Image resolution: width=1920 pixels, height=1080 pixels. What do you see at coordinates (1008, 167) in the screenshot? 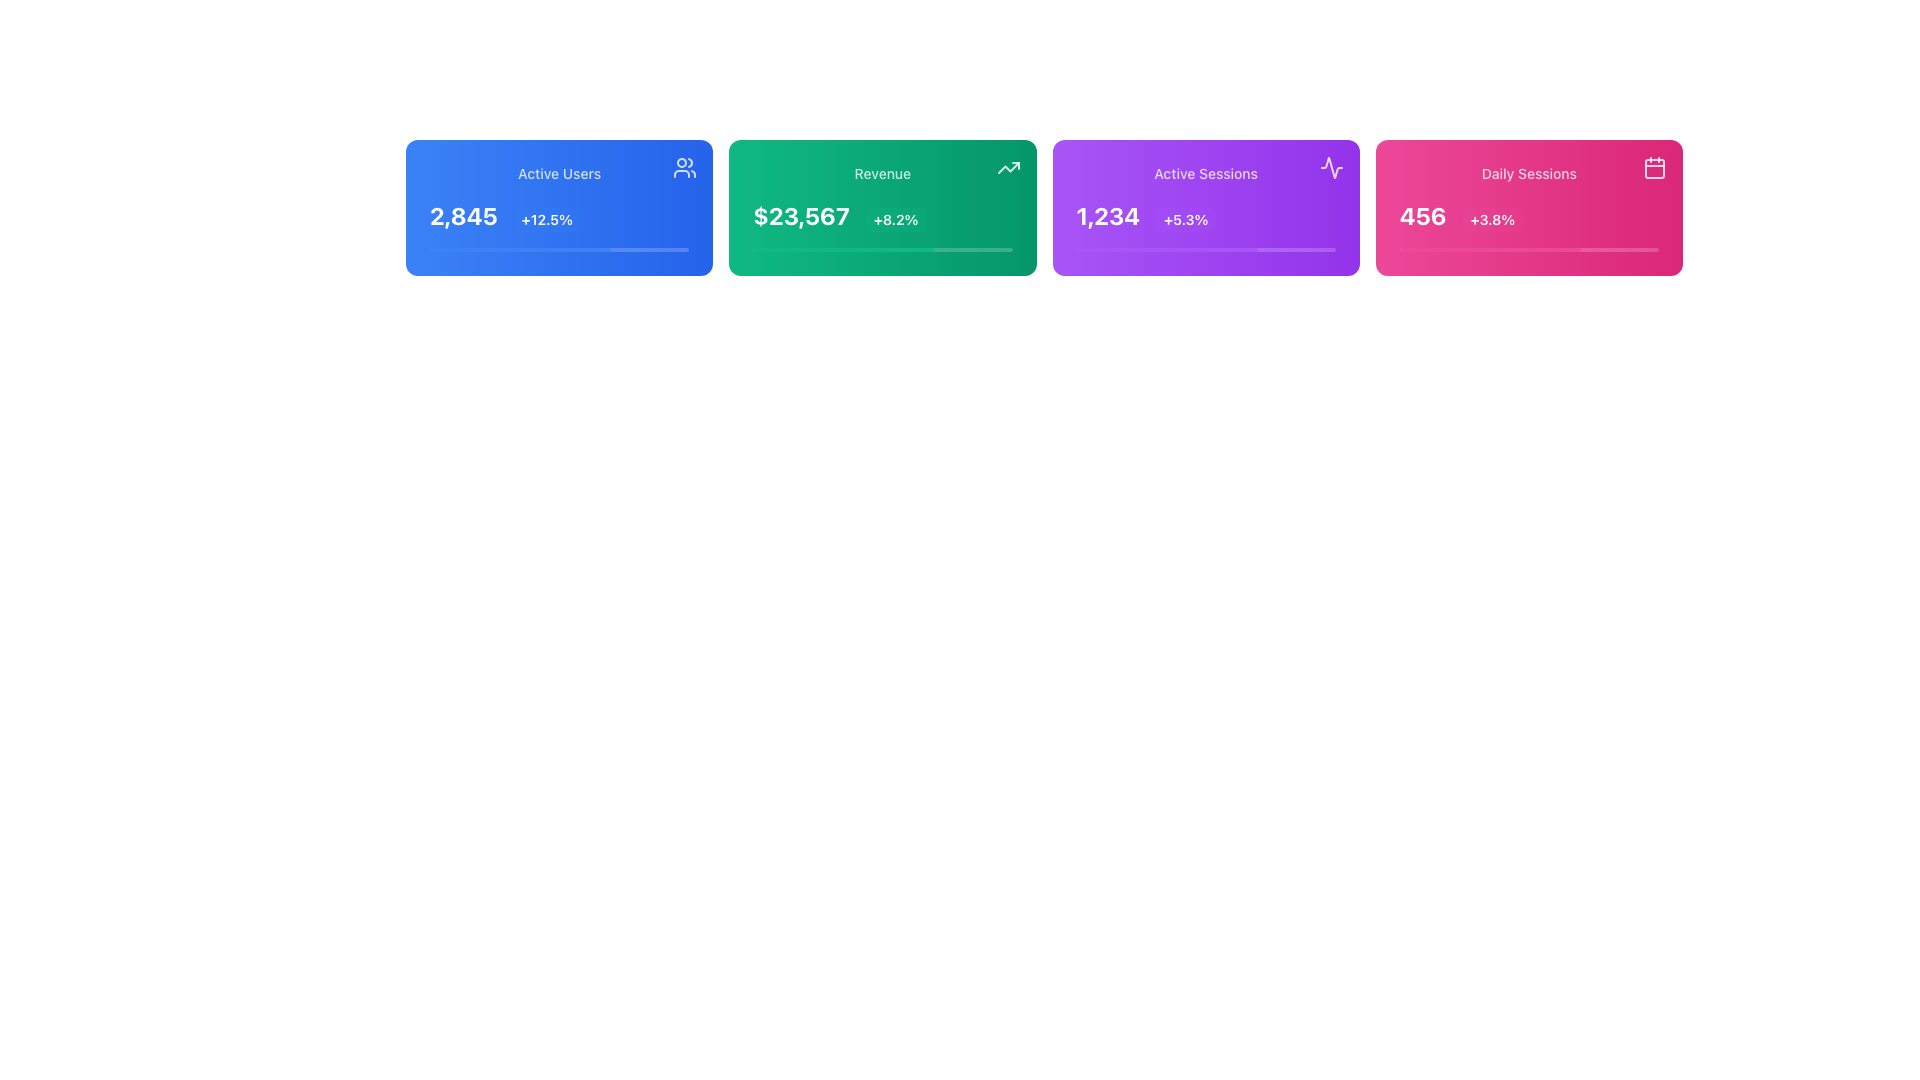
I see `the growth indicator icon located at the top-right corner of the 'Revenue' card, which symbolizes a positive trend in revenue` at bounding box center [1008, 167].